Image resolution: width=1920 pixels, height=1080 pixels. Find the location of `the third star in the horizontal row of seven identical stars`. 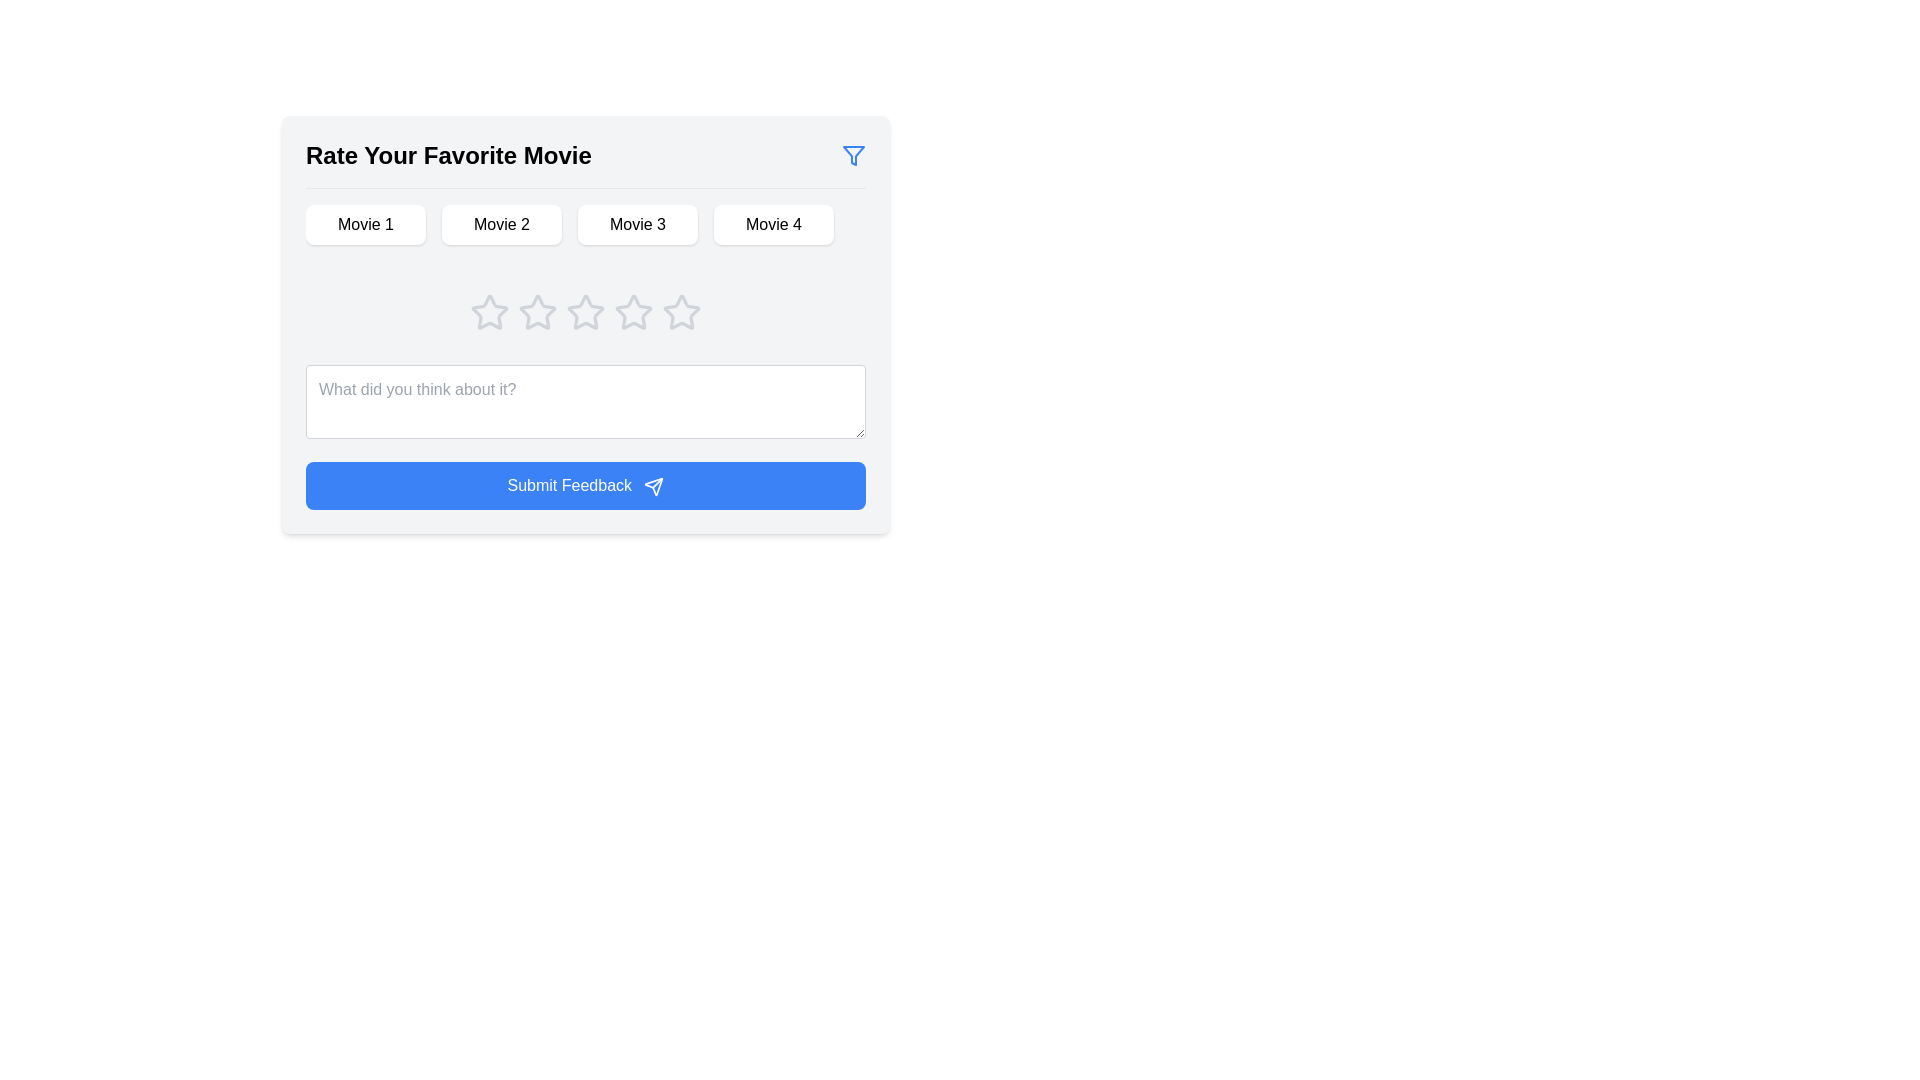

the third star in the horizontal row of seven identical stars is located at coordinates (537, 312).